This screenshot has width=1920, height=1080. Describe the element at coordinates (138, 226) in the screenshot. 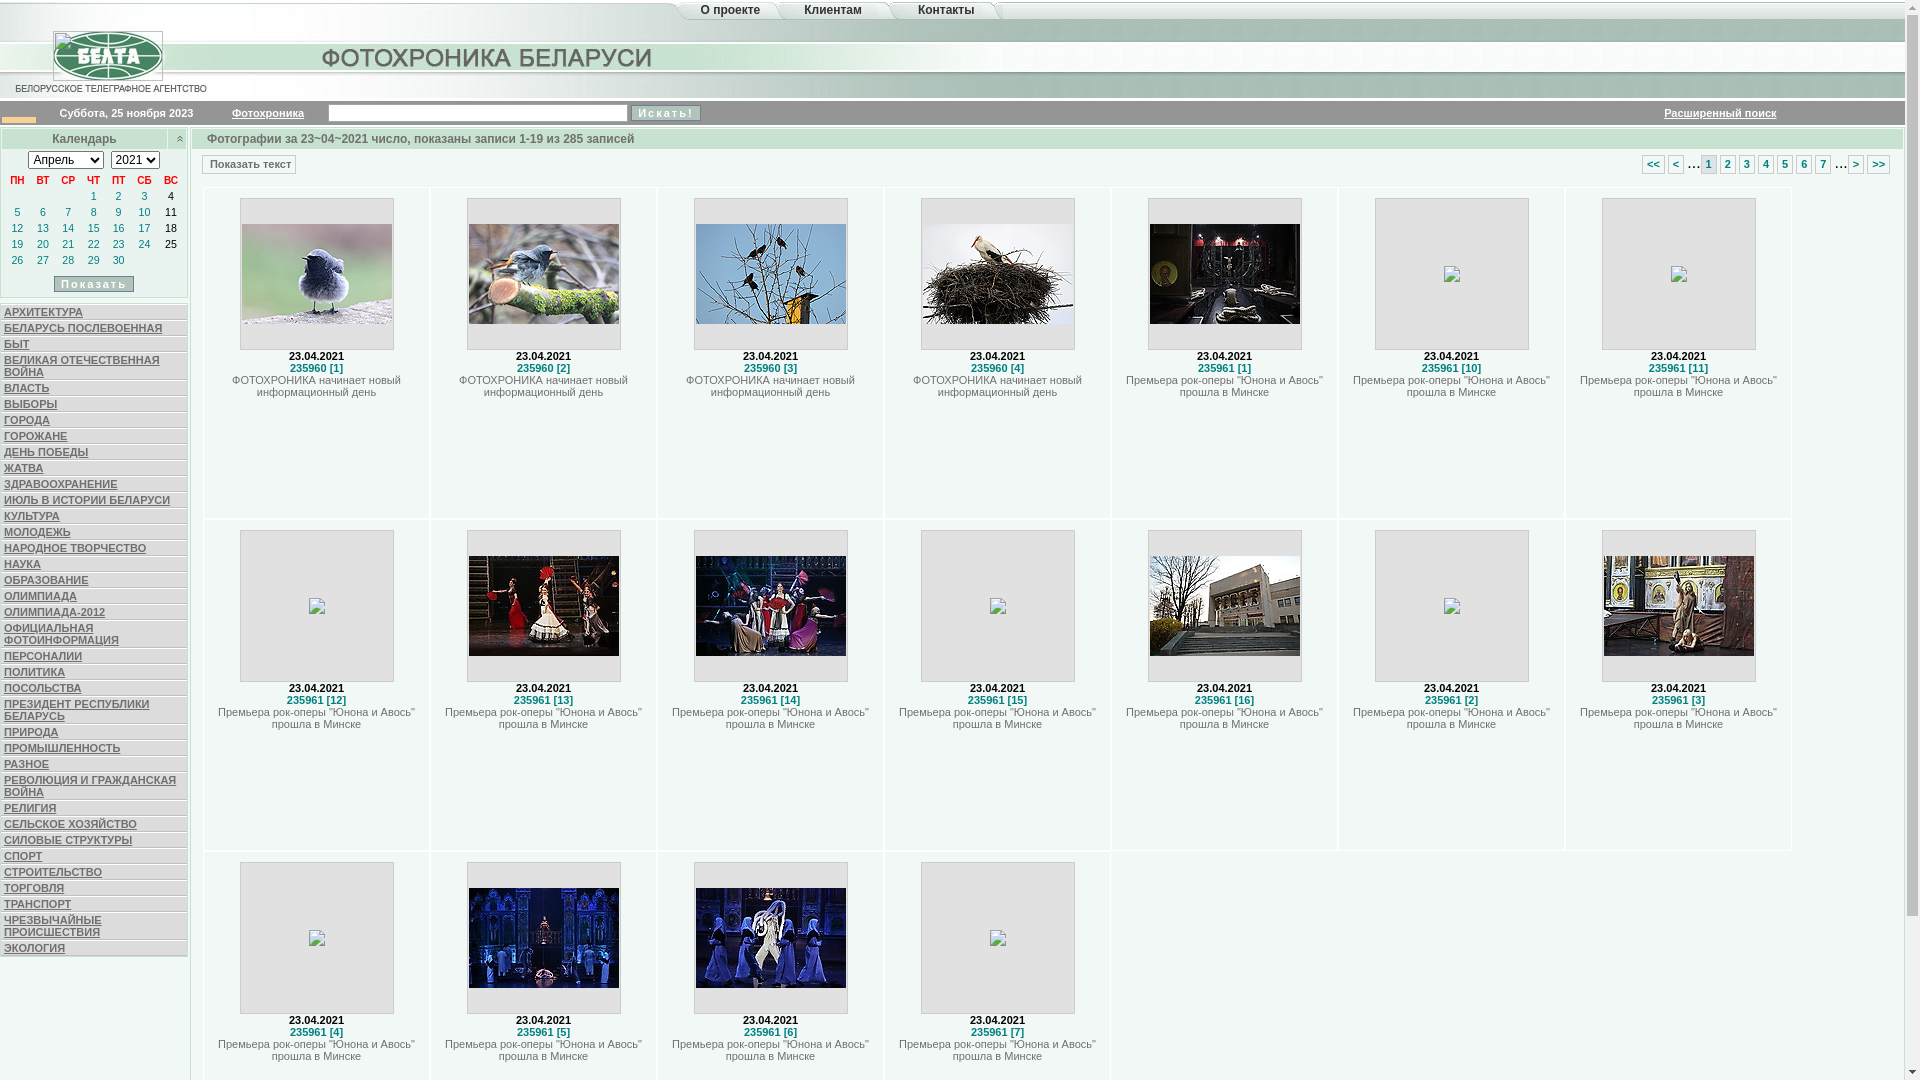

I see `'17'` at that location.